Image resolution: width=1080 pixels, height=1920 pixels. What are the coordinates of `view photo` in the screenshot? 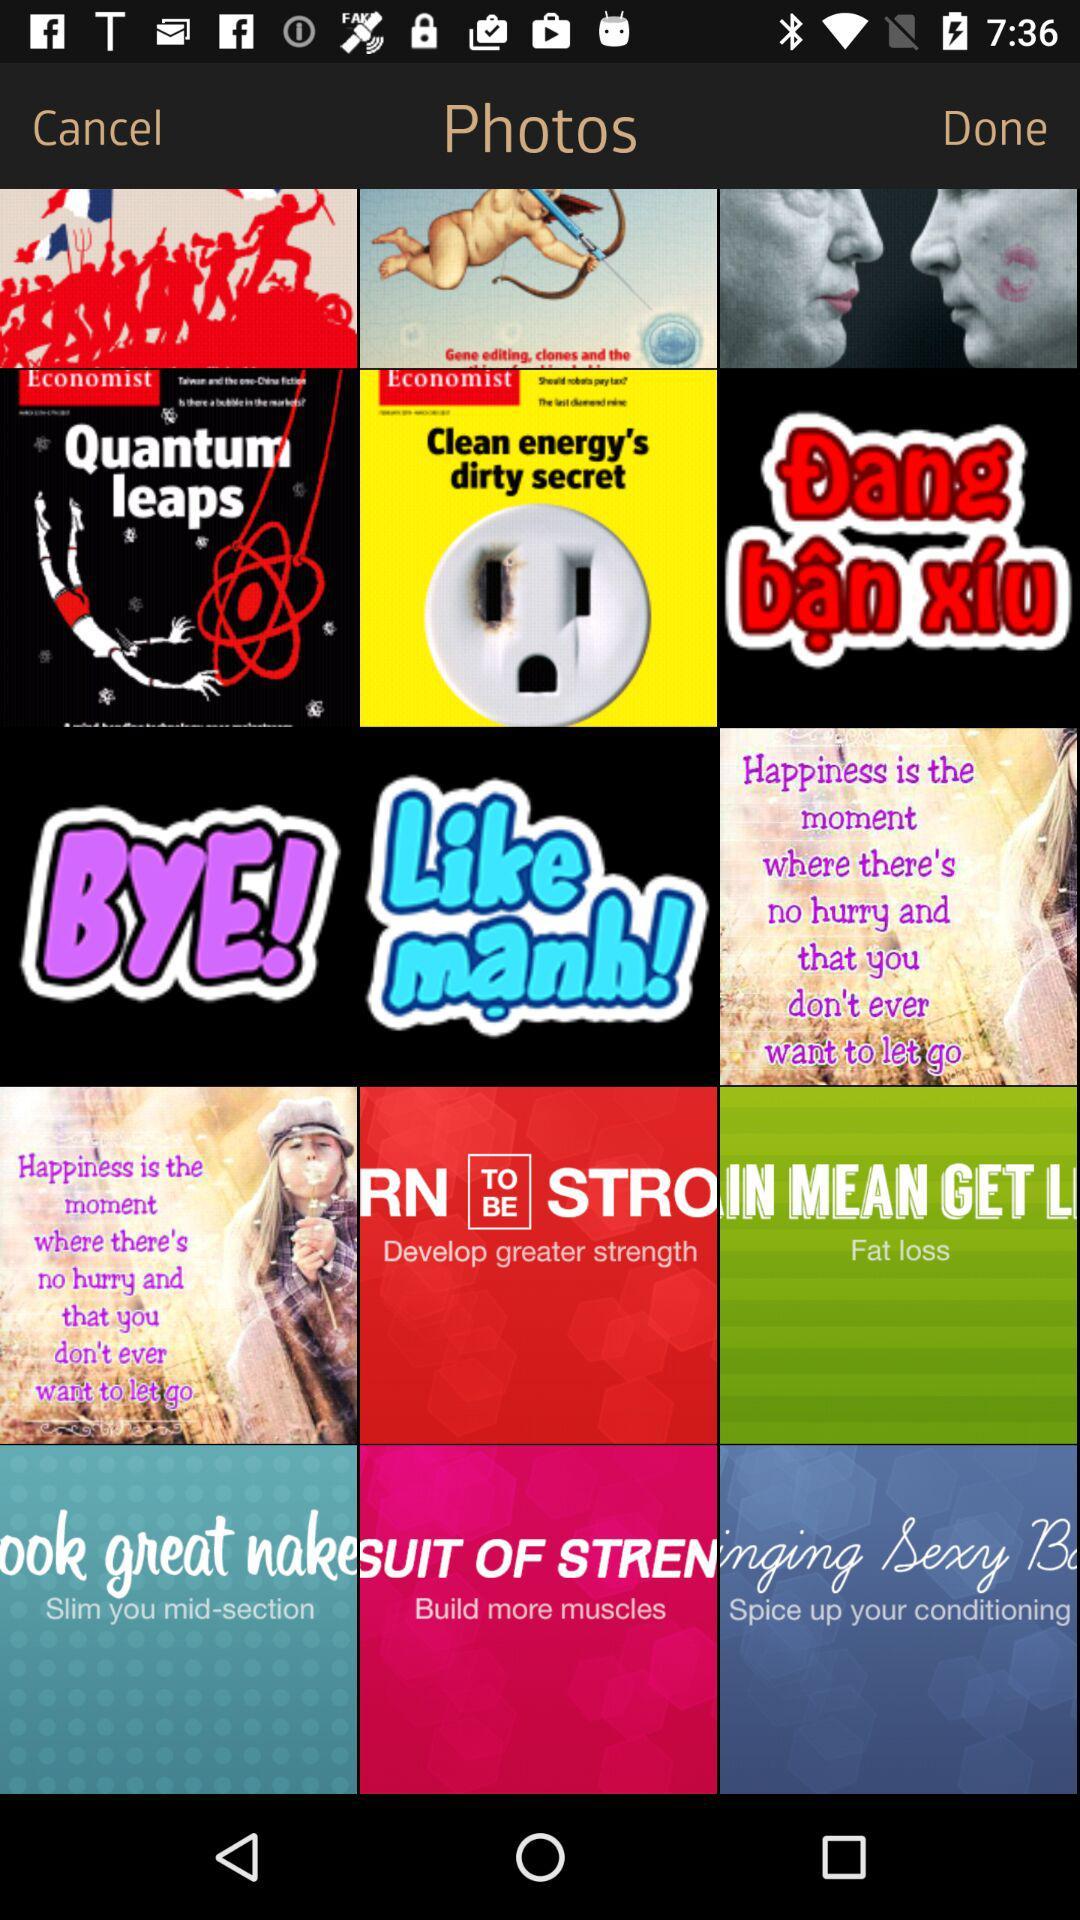 It's located at (897, 277).